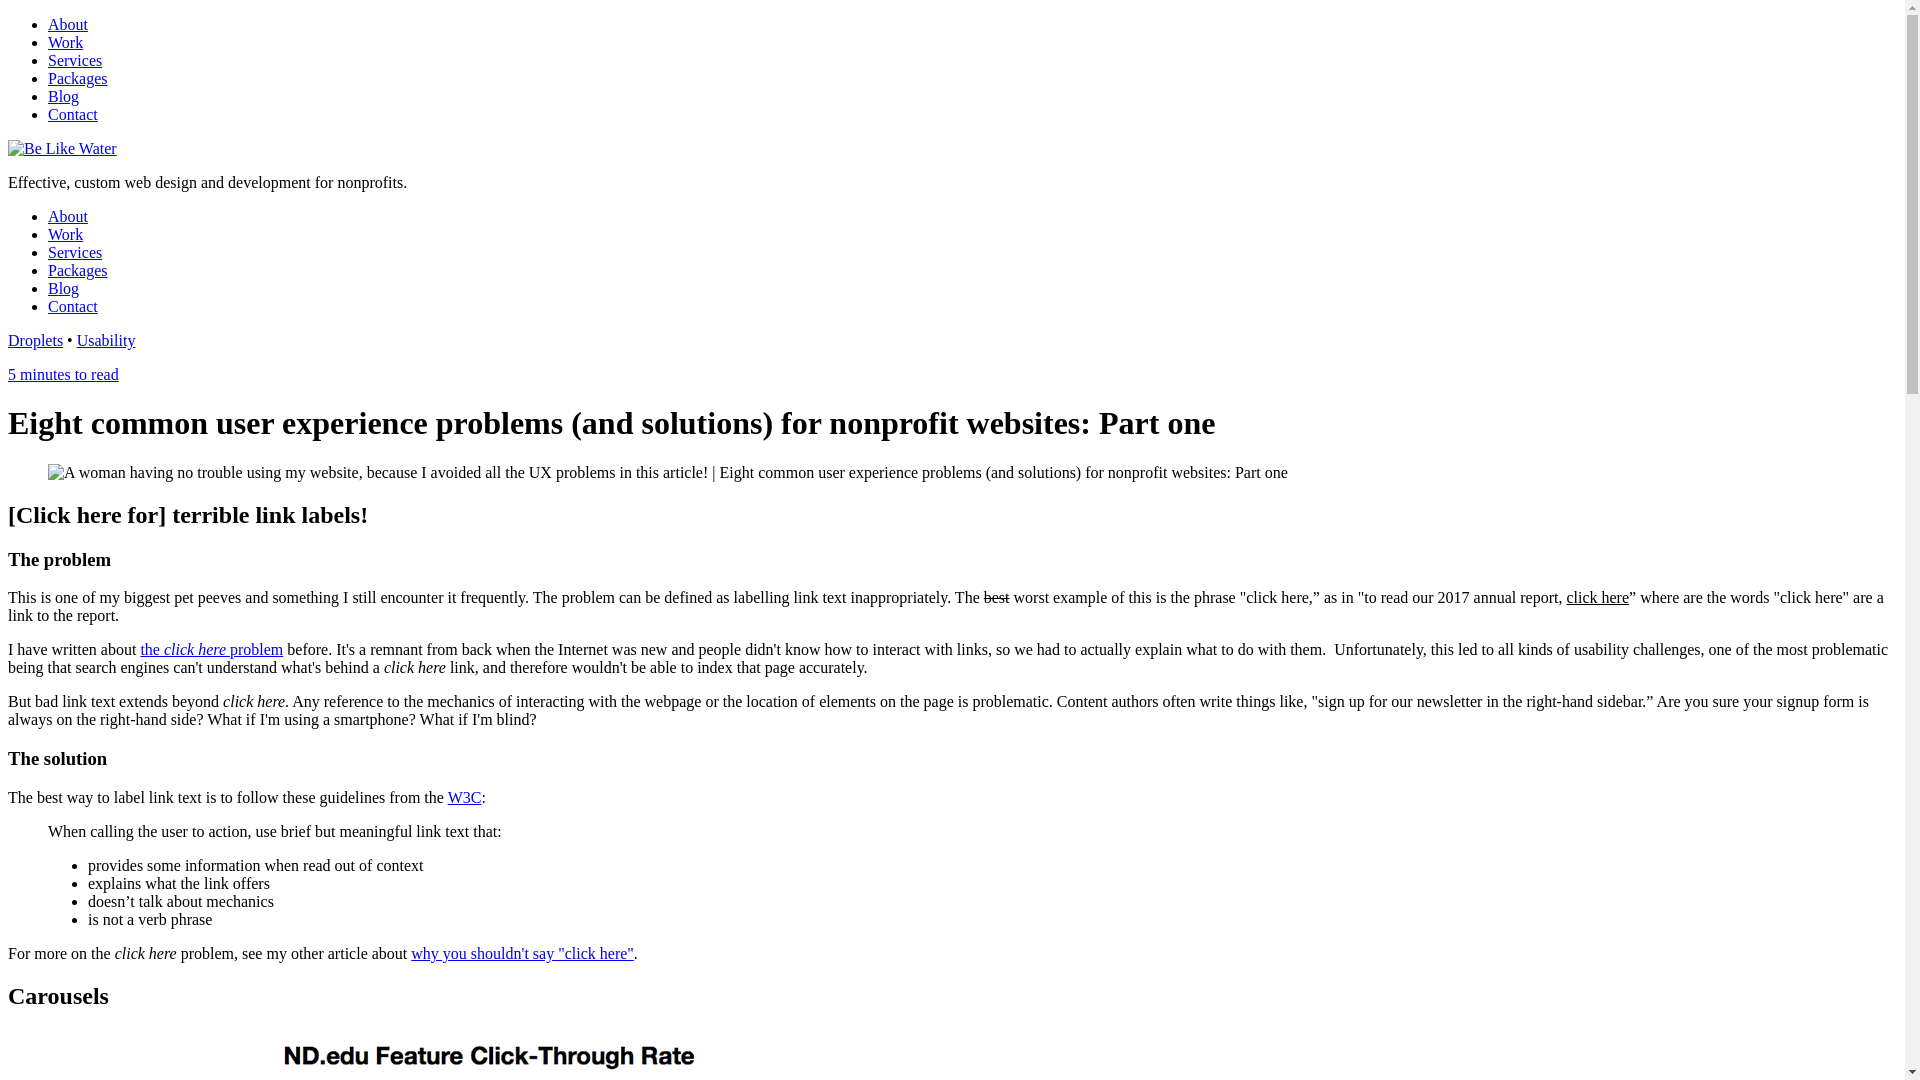 The height and width of the screenshot is (1080, 1920). I want to click on 'Services', so click(75, 251).